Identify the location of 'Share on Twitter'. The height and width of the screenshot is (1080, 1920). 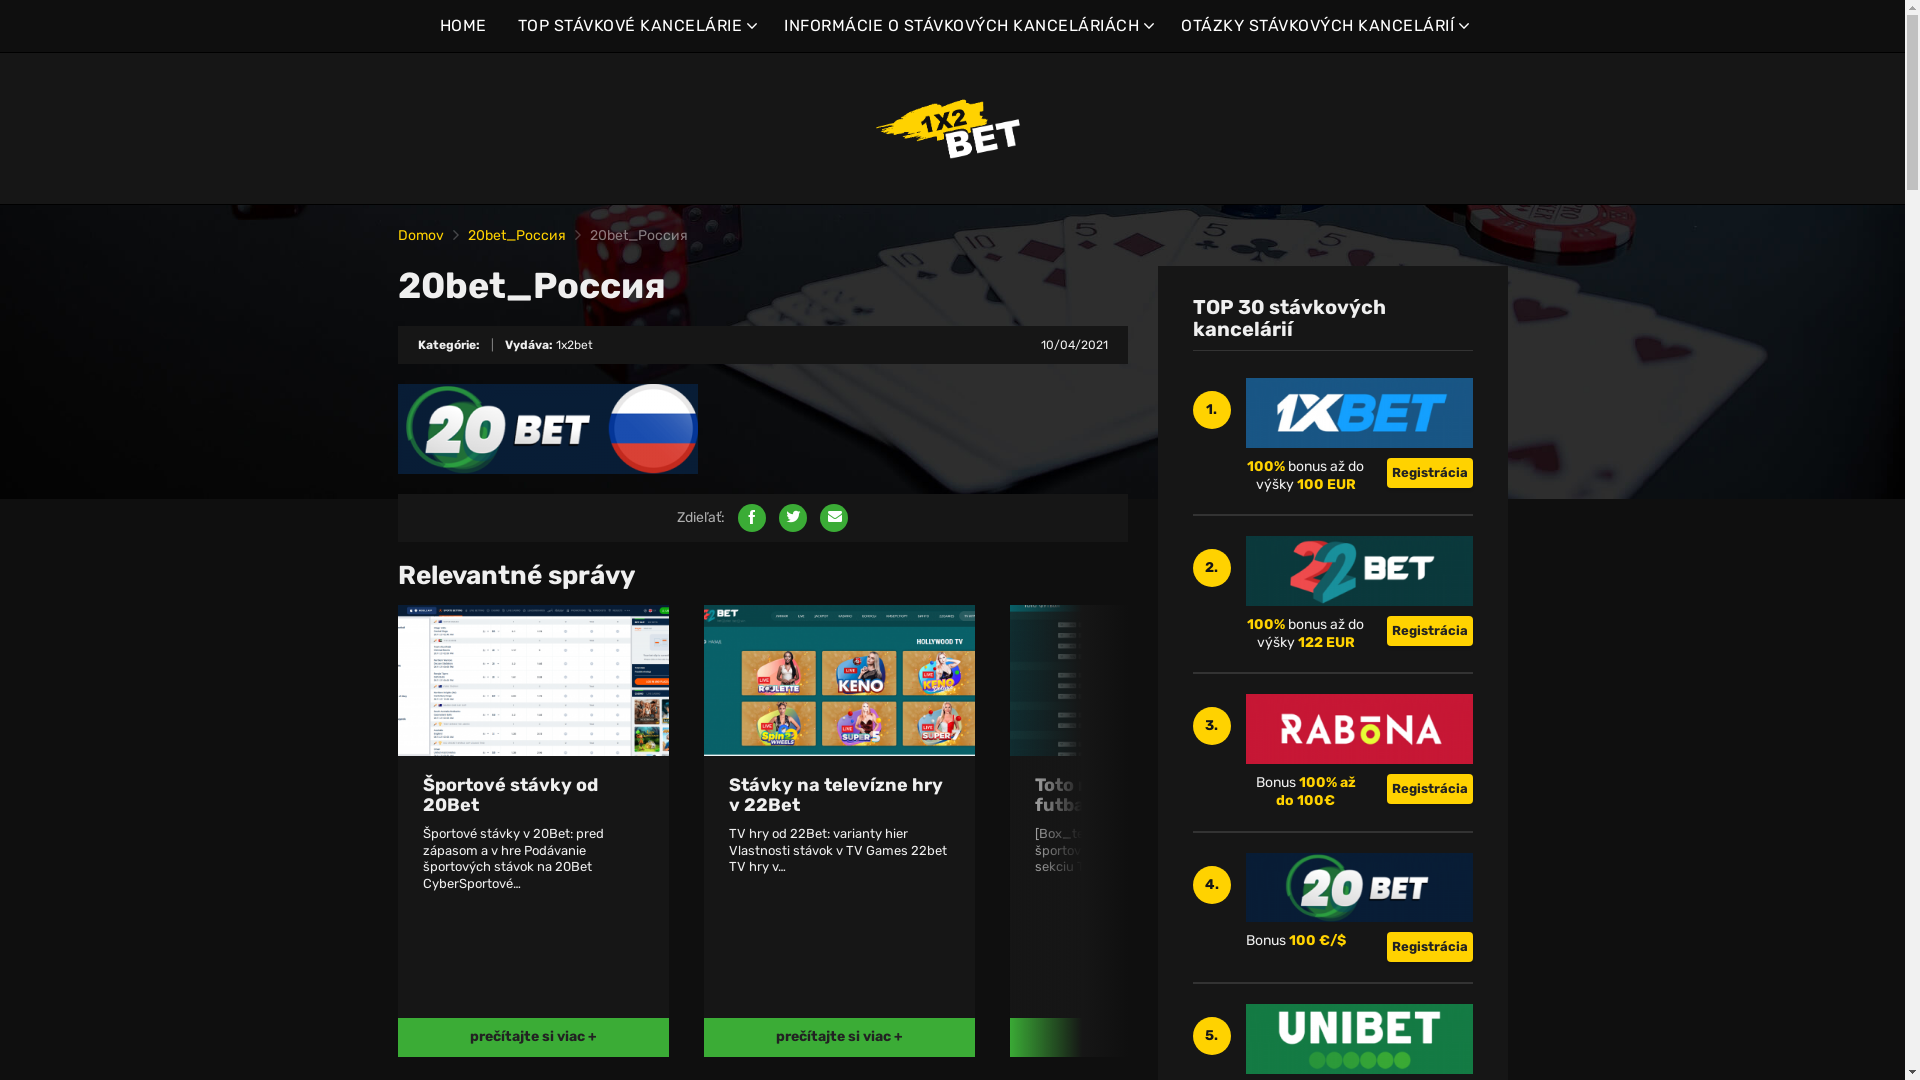
(791, 516).